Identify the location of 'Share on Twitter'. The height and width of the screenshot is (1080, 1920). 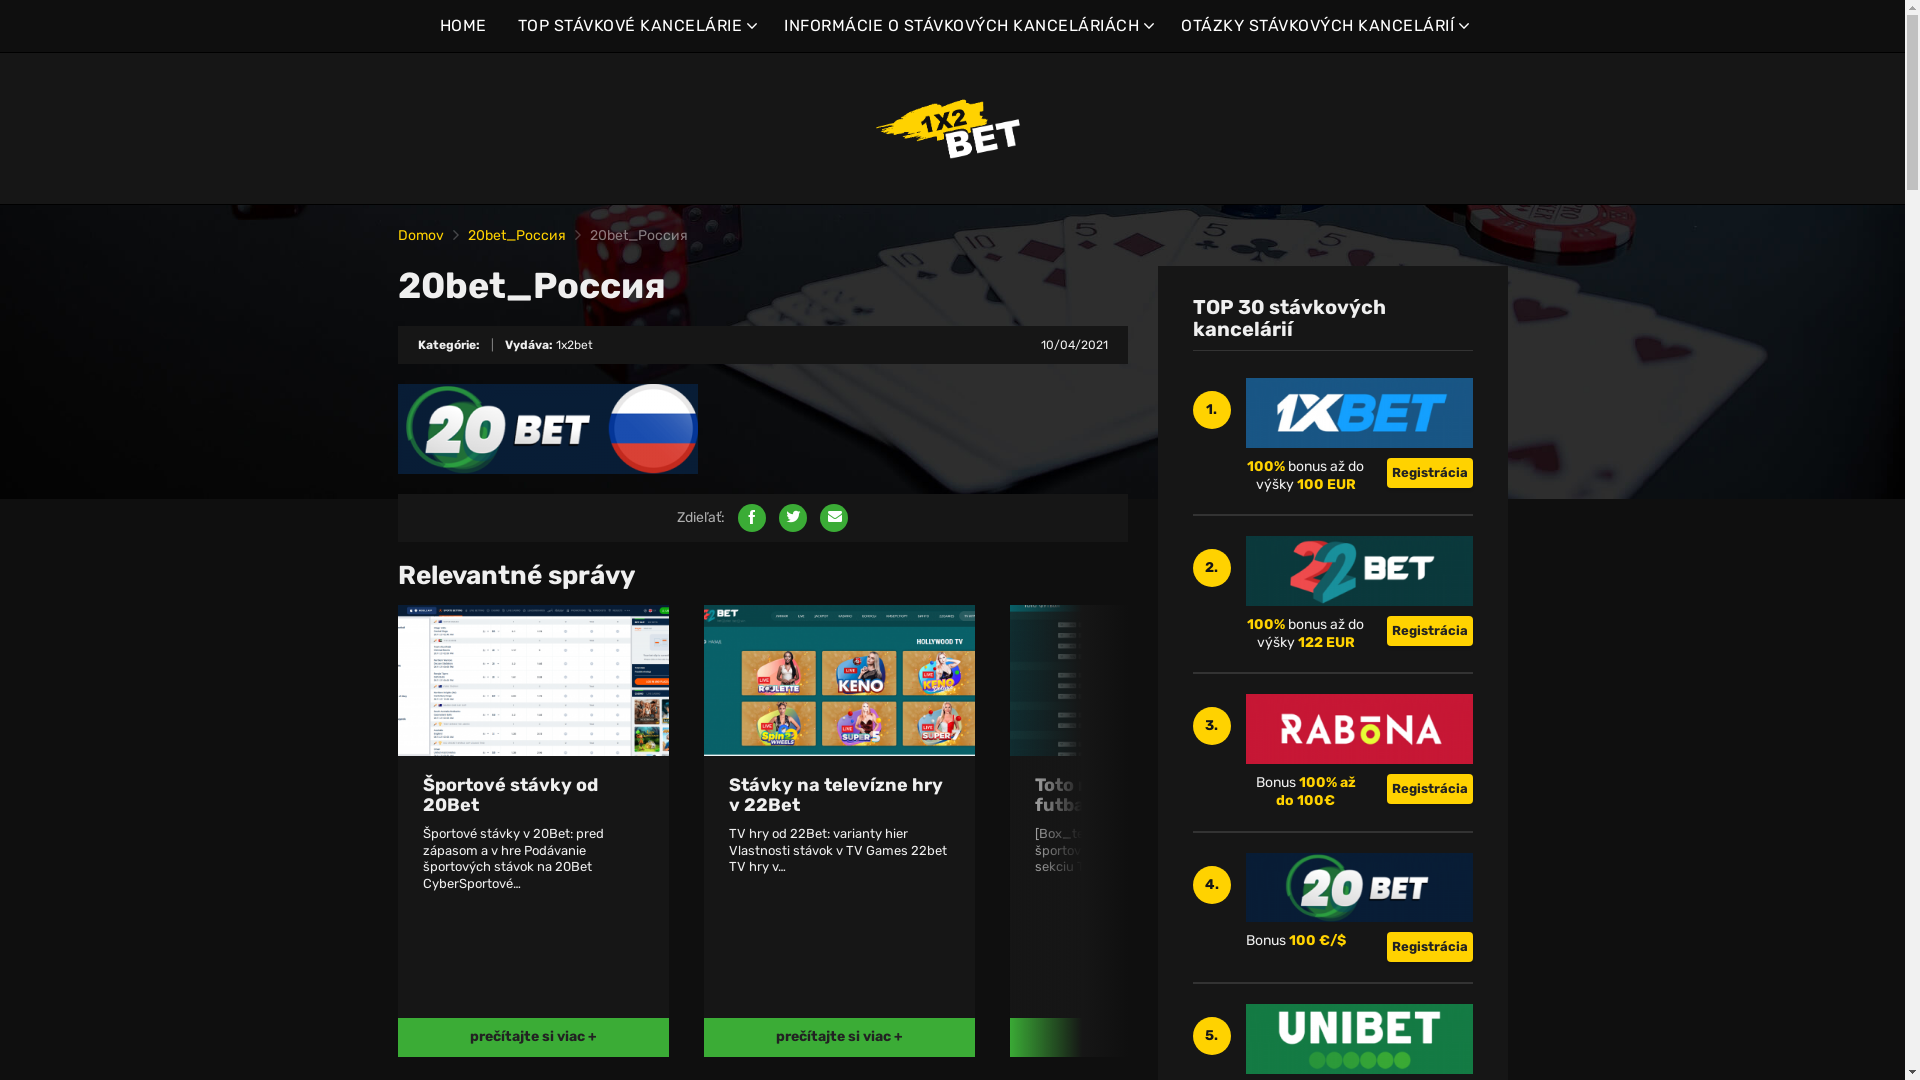
(791, 516).